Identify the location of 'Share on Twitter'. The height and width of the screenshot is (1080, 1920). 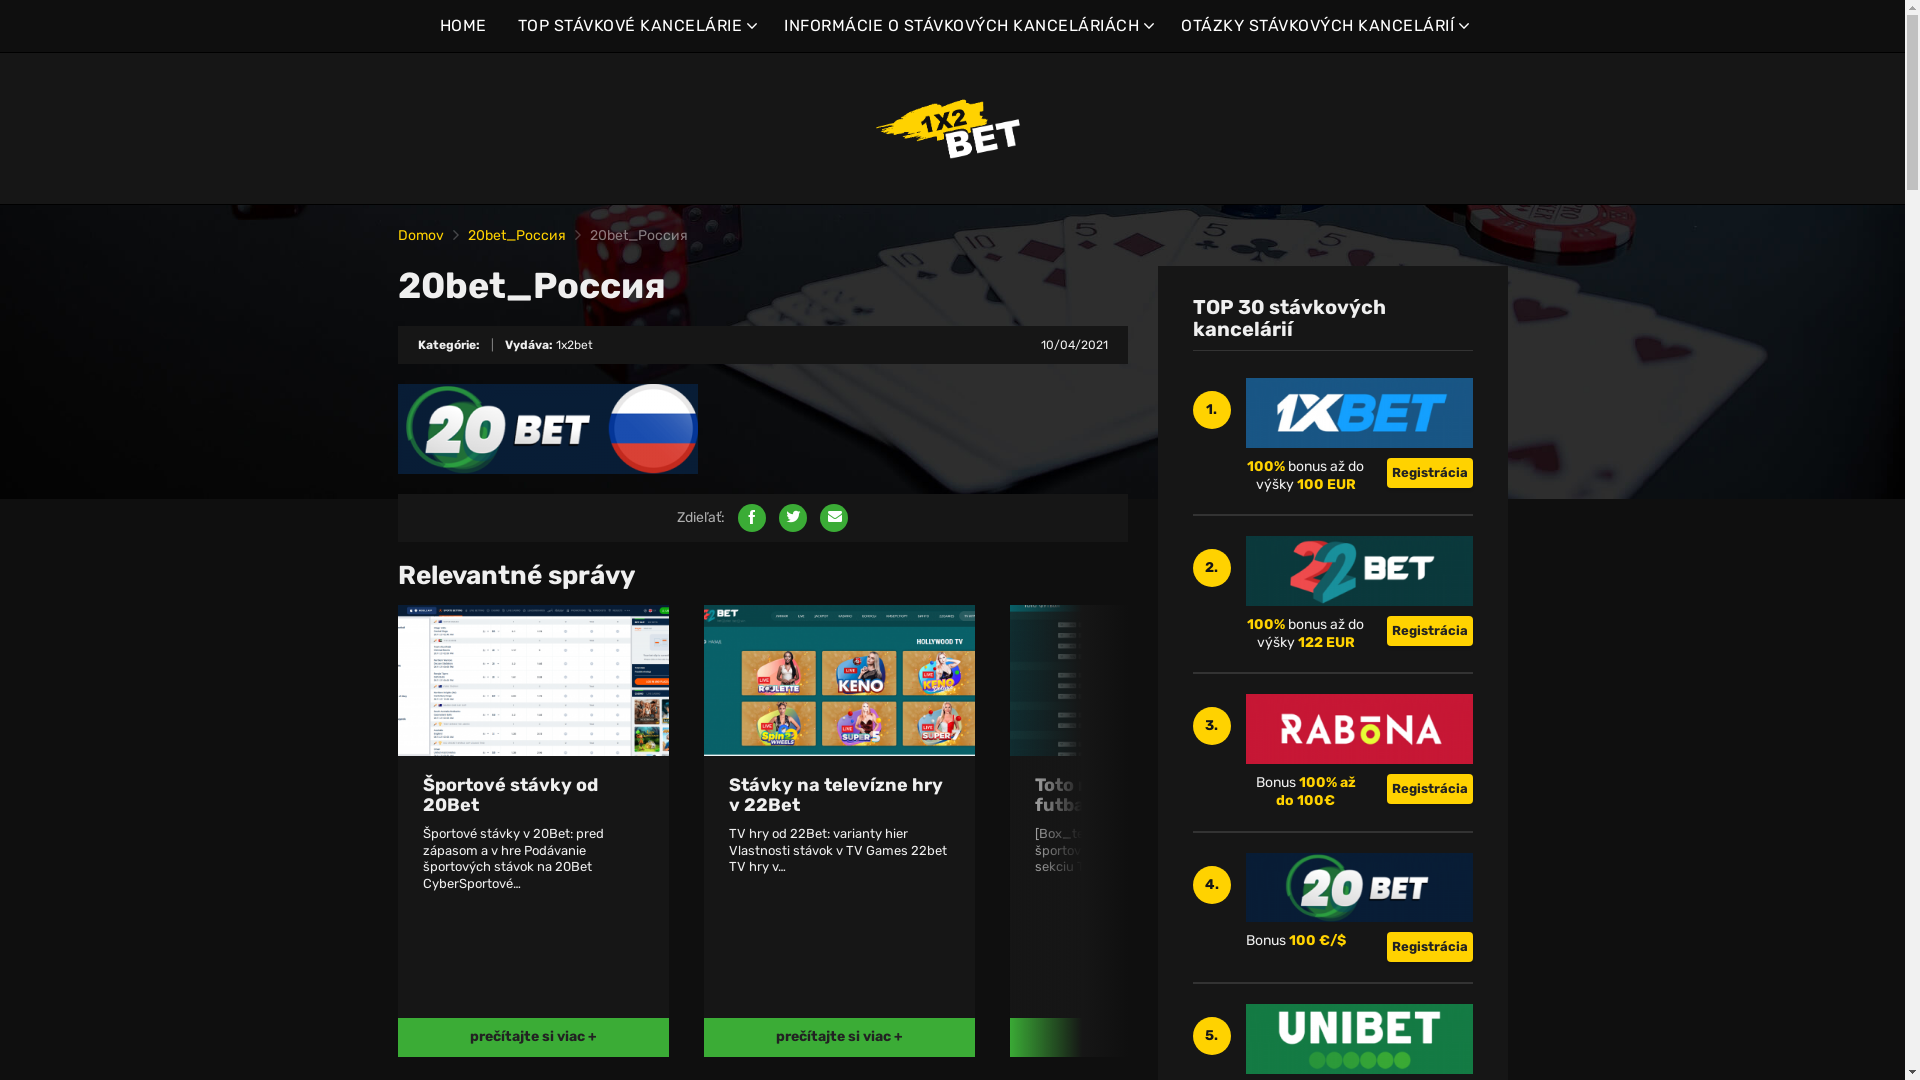
(791, 516).